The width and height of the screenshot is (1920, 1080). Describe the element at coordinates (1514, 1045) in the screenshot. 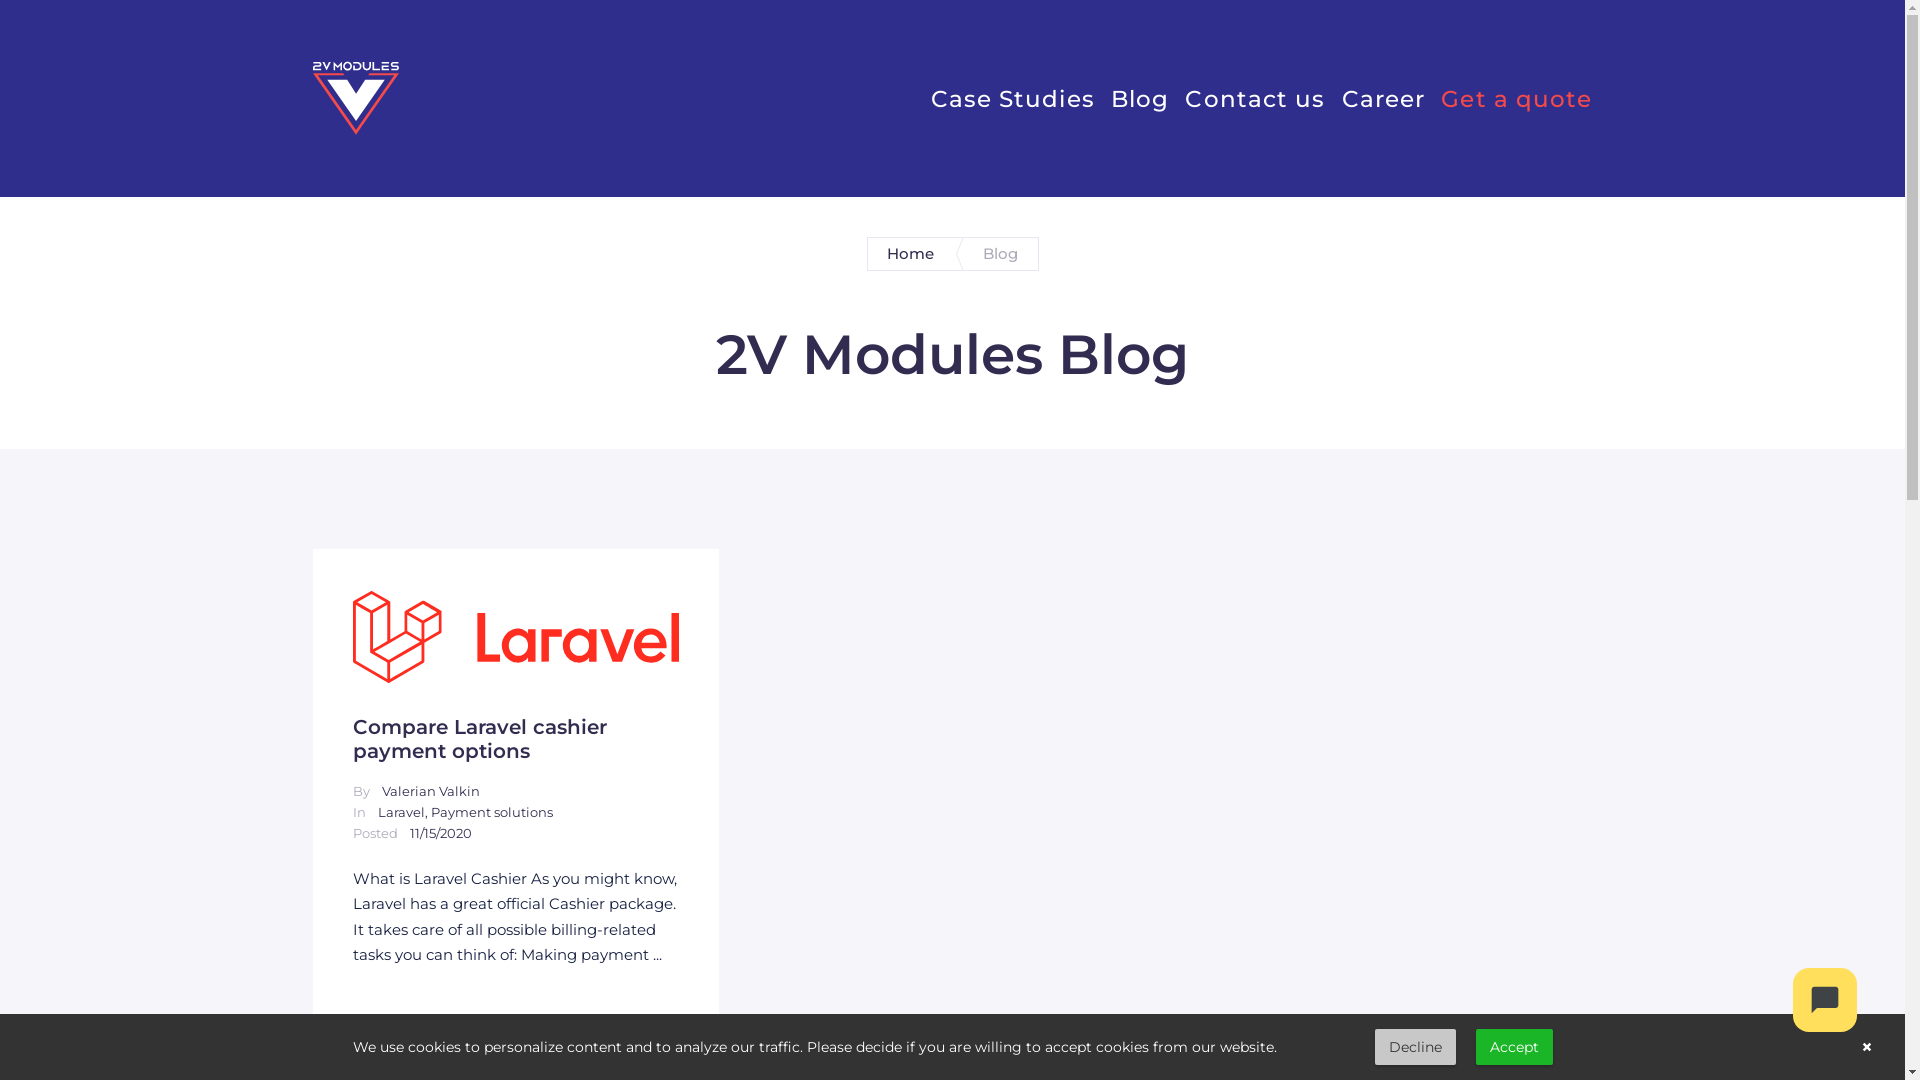

I see `'Accept'` at that location.